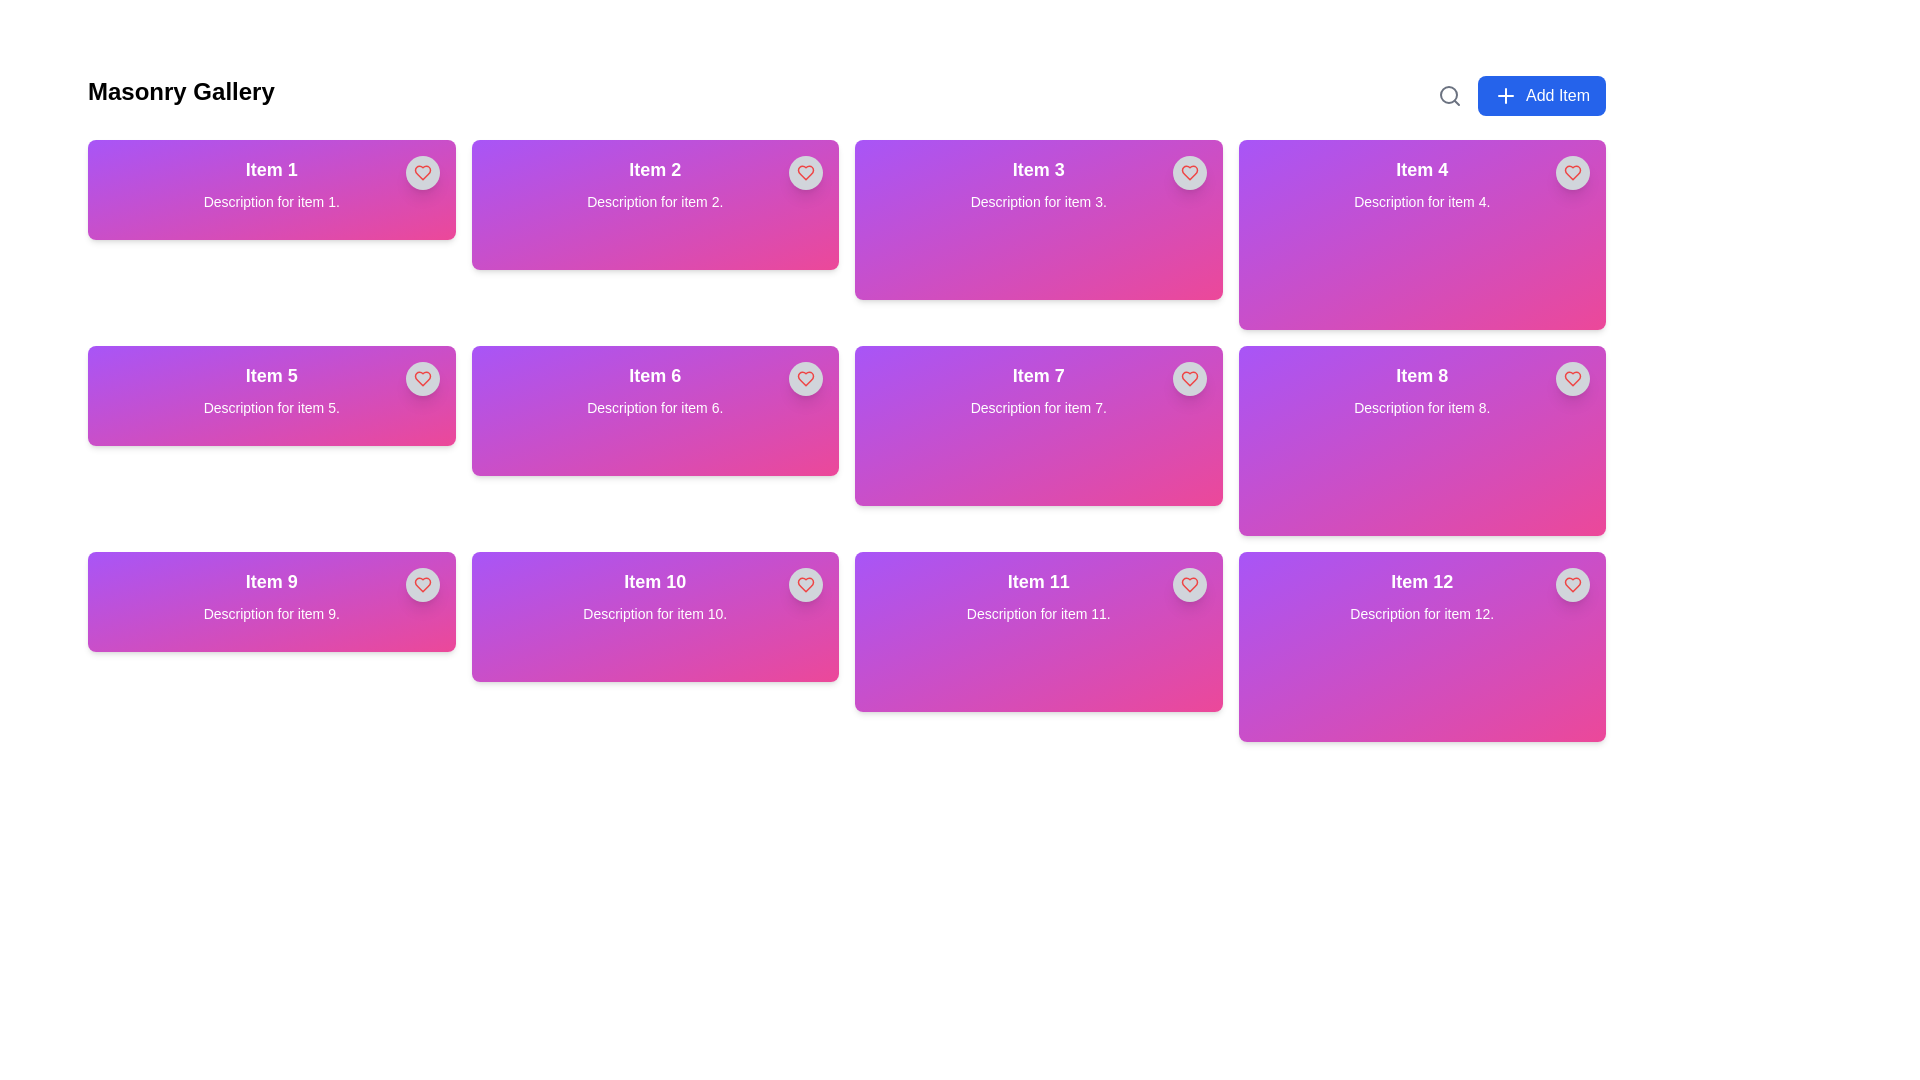 Image resolution: width=1920 pixels, height=1080 pixels. Describe the element at coordinates (1421, 168) in the screenshot. I see `bold text label that says 'Item 4' in white color, located at the top-left corner of the purple-to-pink gradient card` at that location.